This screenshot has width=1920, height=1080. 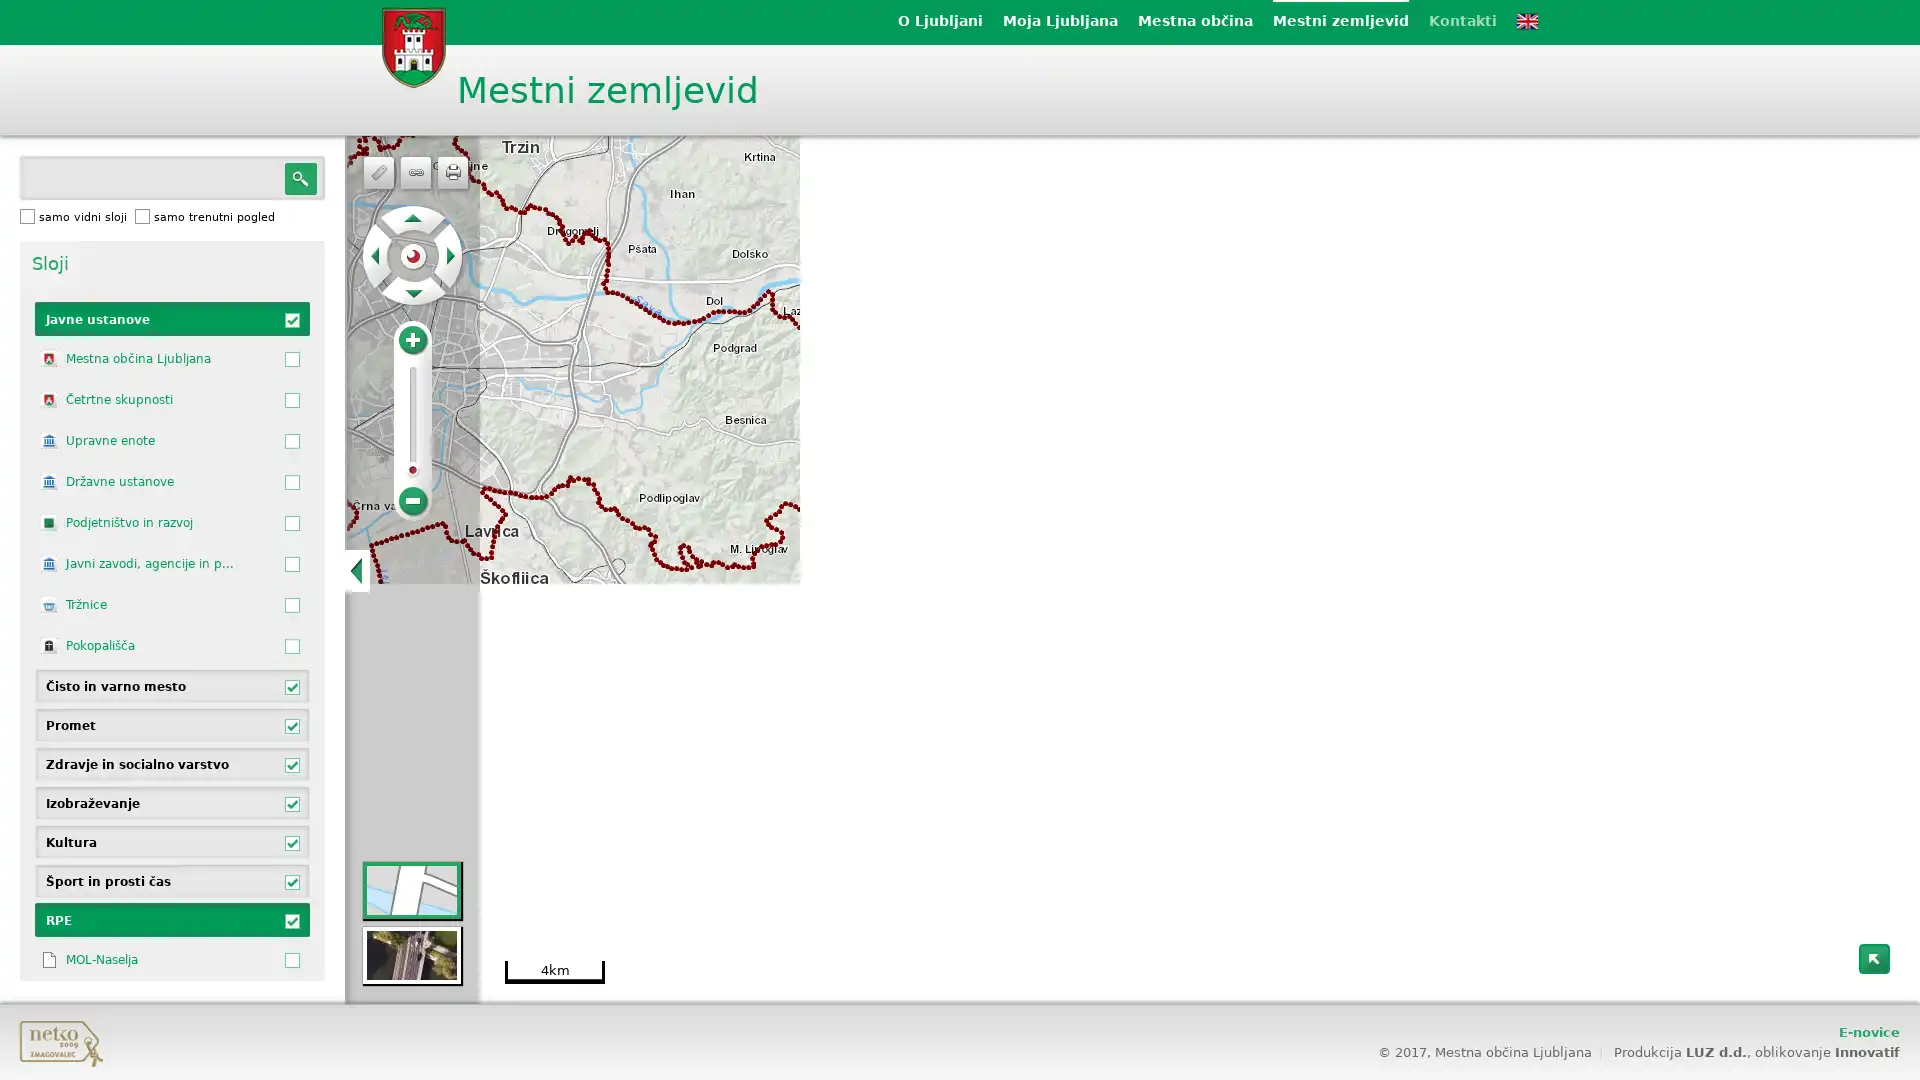 What do you see at coordinates (415, 171) in the screenshot?
I see `Povezava` at bounding box center [415, 171].